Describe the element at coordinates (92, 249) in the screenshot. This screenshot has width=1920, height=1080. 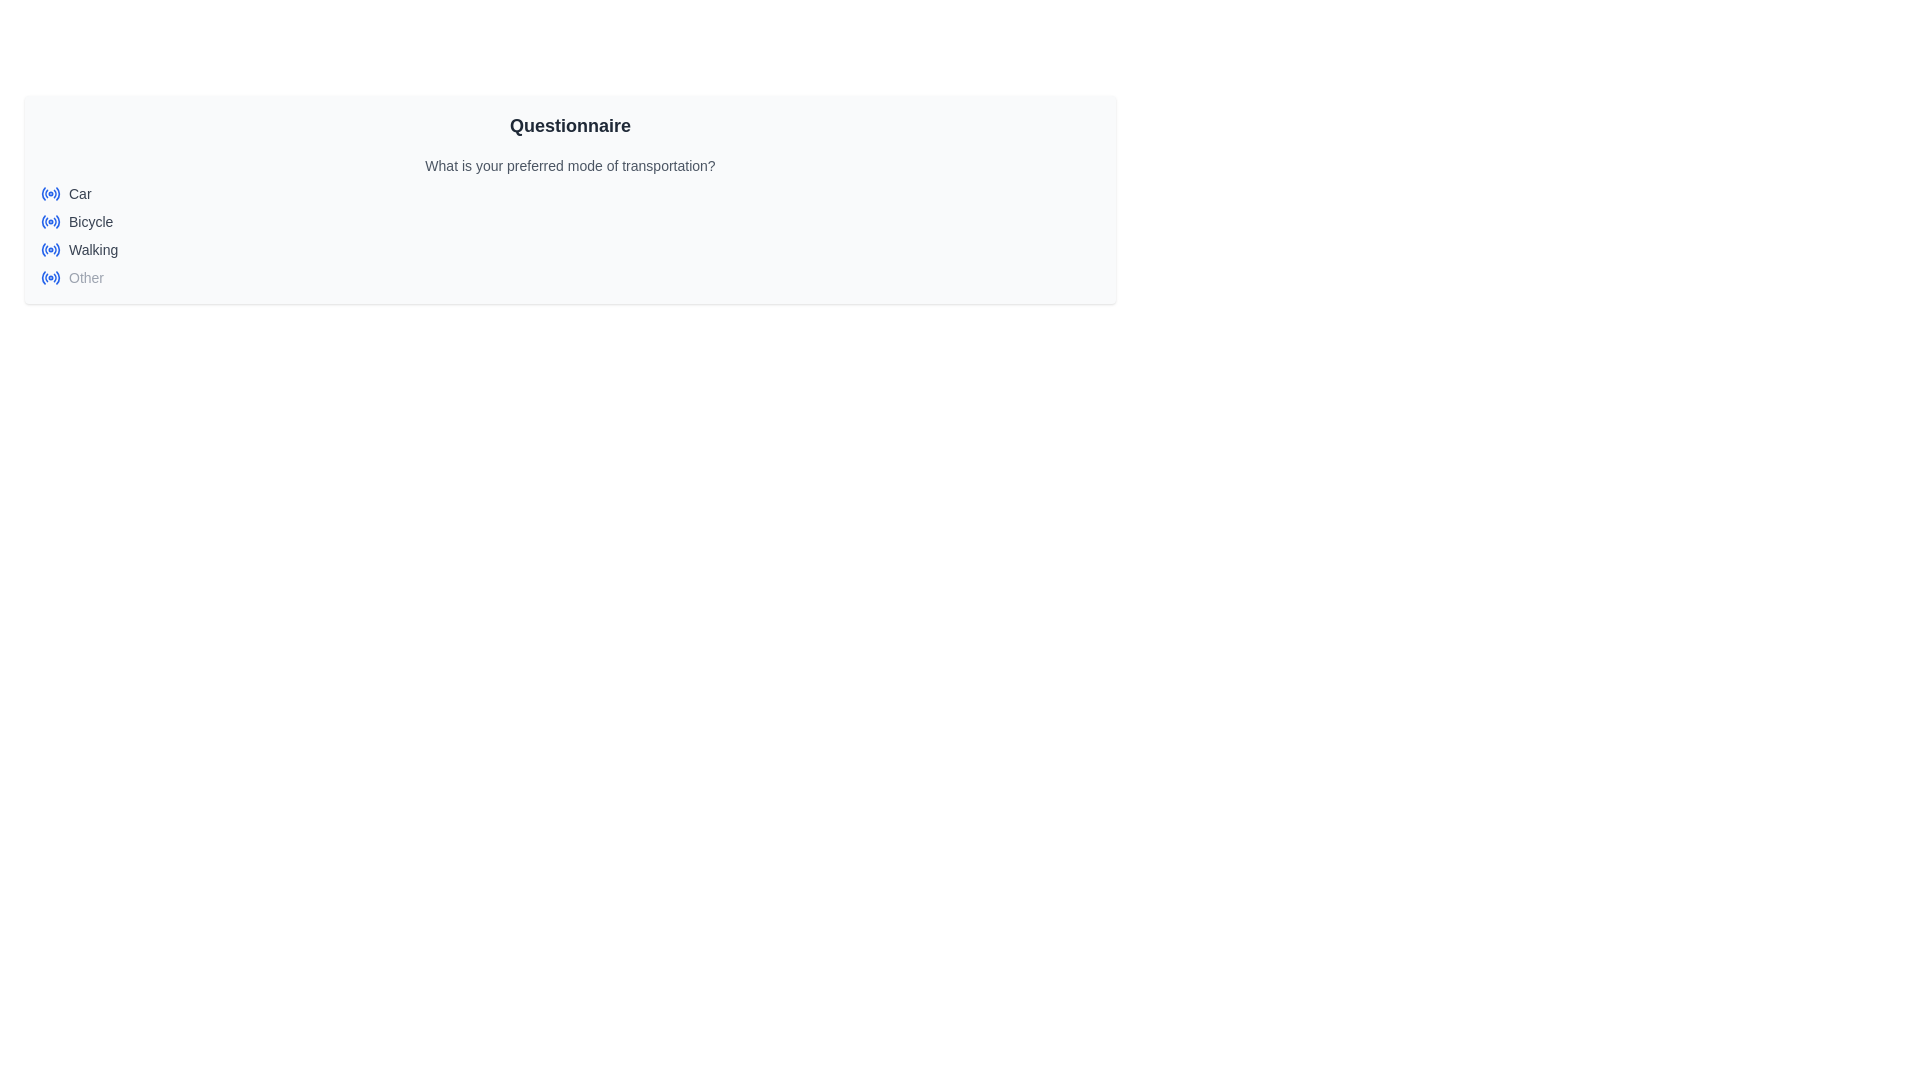
I see `static text label displaying 'Walking', which is the third option in a list of transportation choices, located below 'Bicycle' and above 'Other'` at that location.